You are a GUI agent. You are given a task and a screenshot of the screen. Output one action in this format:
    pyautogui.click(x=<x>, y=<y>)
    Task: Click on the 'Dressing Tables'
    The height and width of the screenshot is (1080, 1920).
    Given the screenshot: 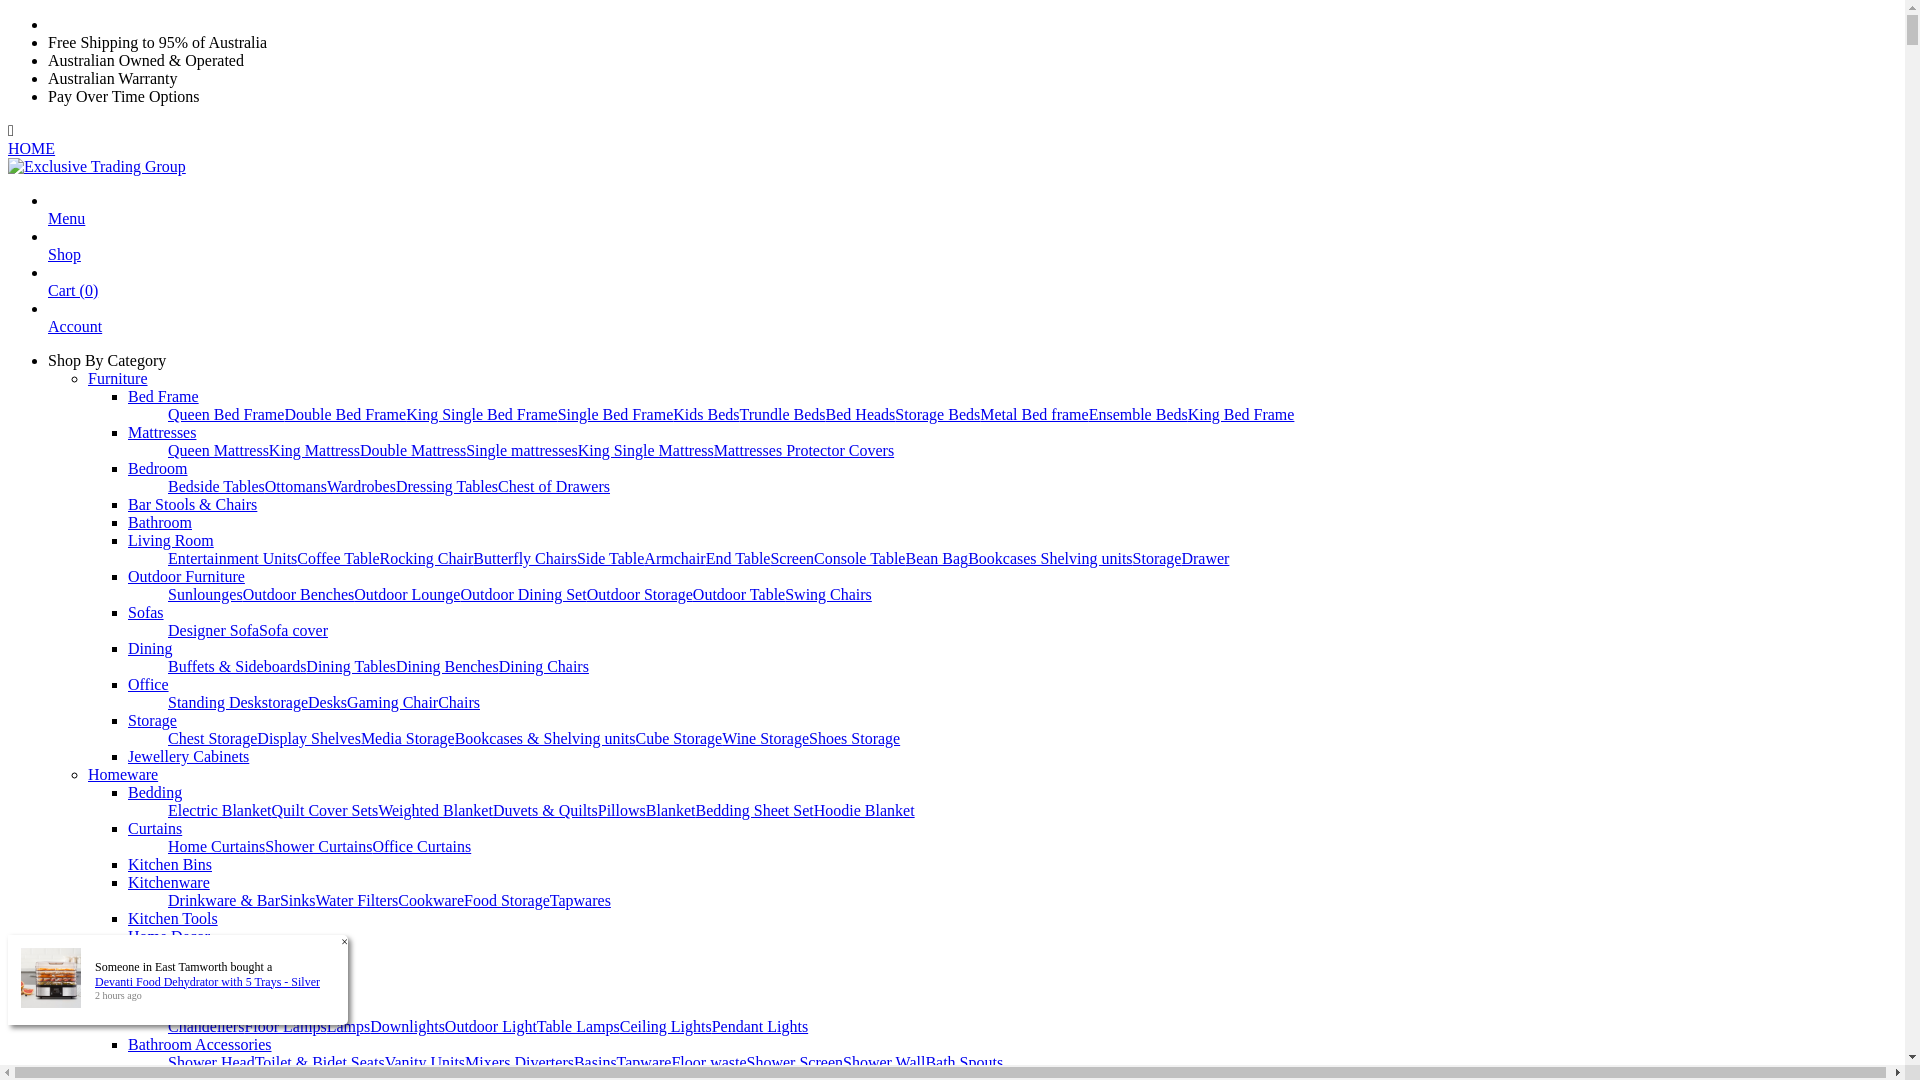 What is the action you would take?
    pyautogui.click(x=445, y=486)
    